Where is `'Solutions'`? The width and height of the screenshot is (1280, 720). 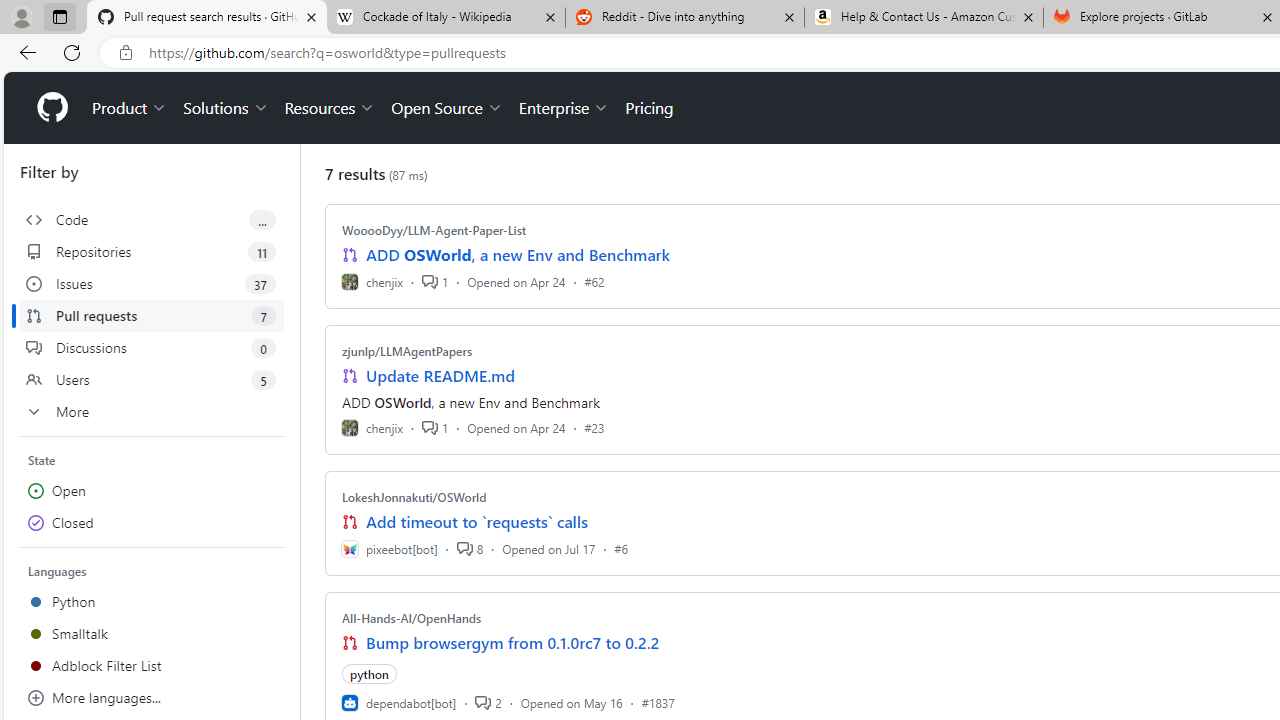
'Solutions' is located at coordinates (225, 108).